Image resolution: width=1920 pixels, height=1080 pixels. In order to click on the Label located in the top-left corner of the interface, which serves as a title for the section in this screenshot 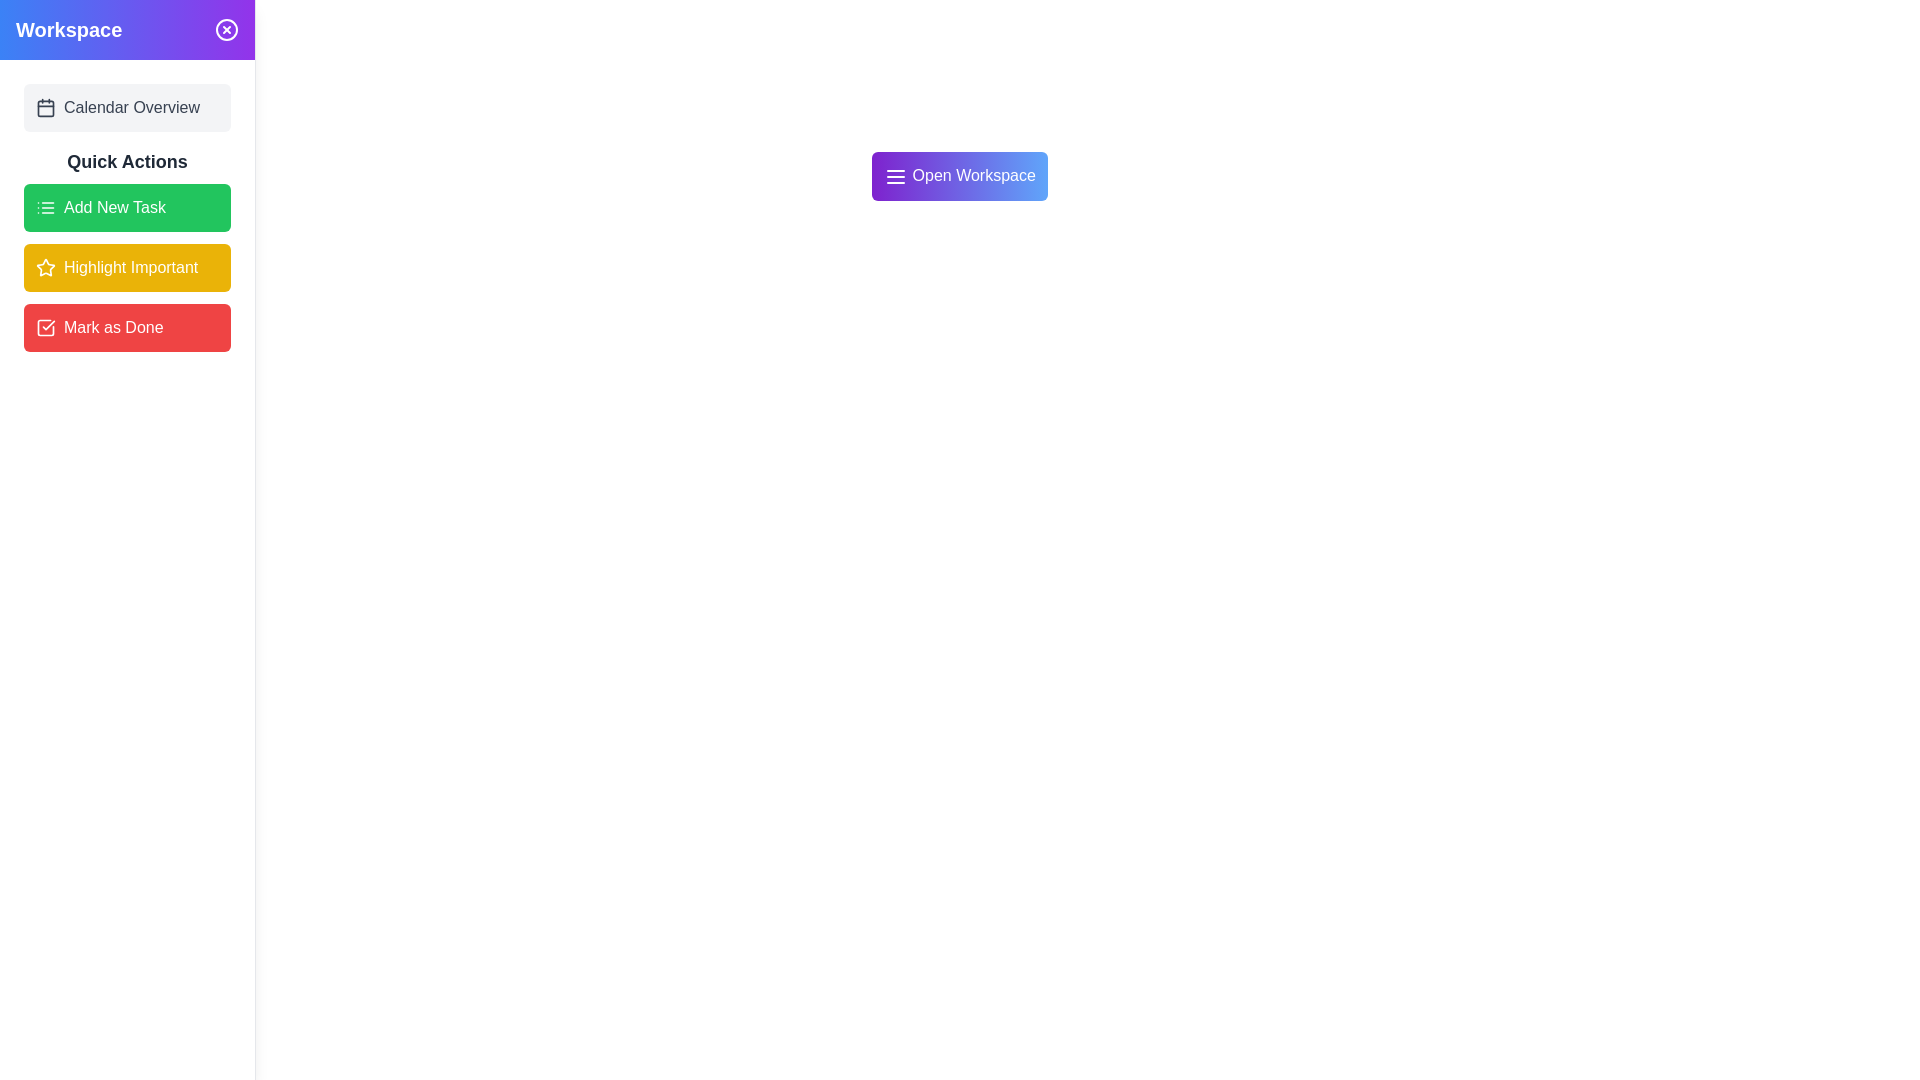, I will do `click(69, 30)`.